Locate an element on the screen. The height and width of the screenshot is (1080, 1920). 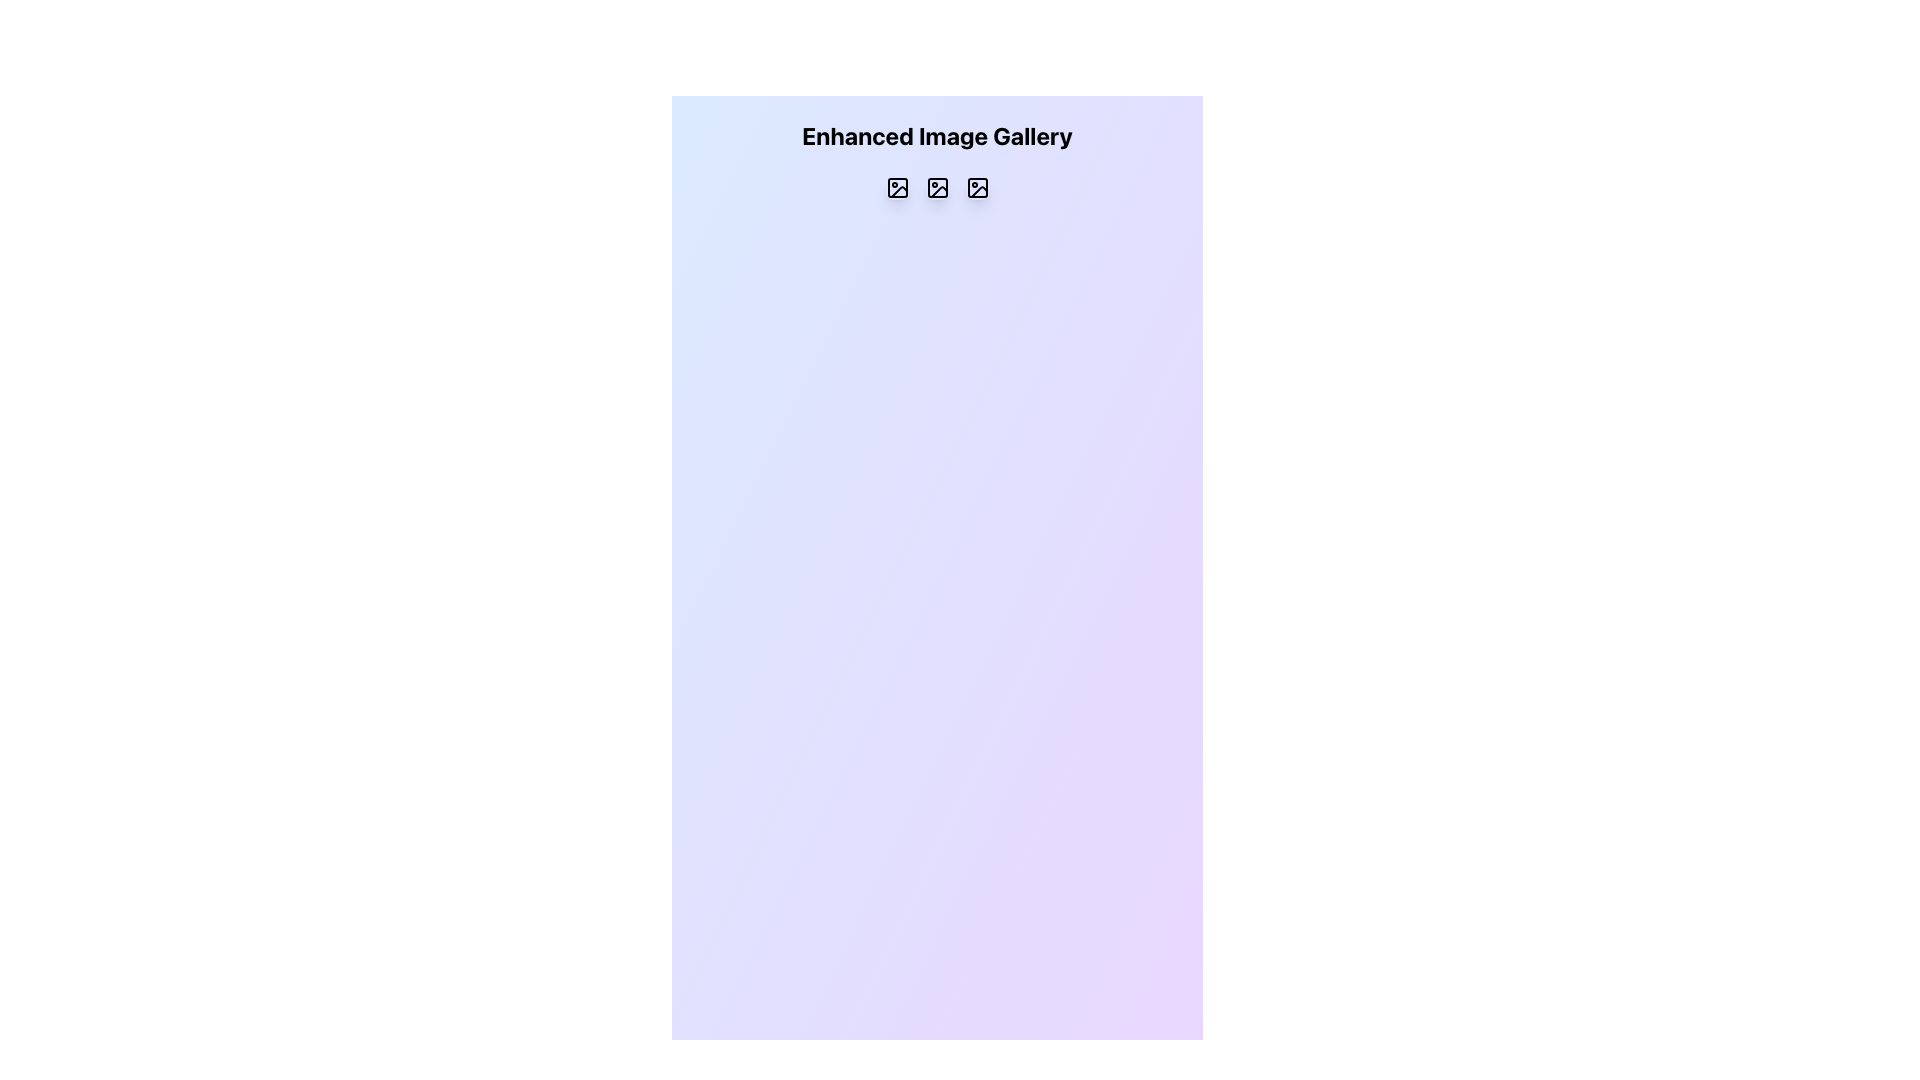
the first icon in the group of three icons below the 'Enhanced Image Gallery' heading is located at coordinates (896, 188).